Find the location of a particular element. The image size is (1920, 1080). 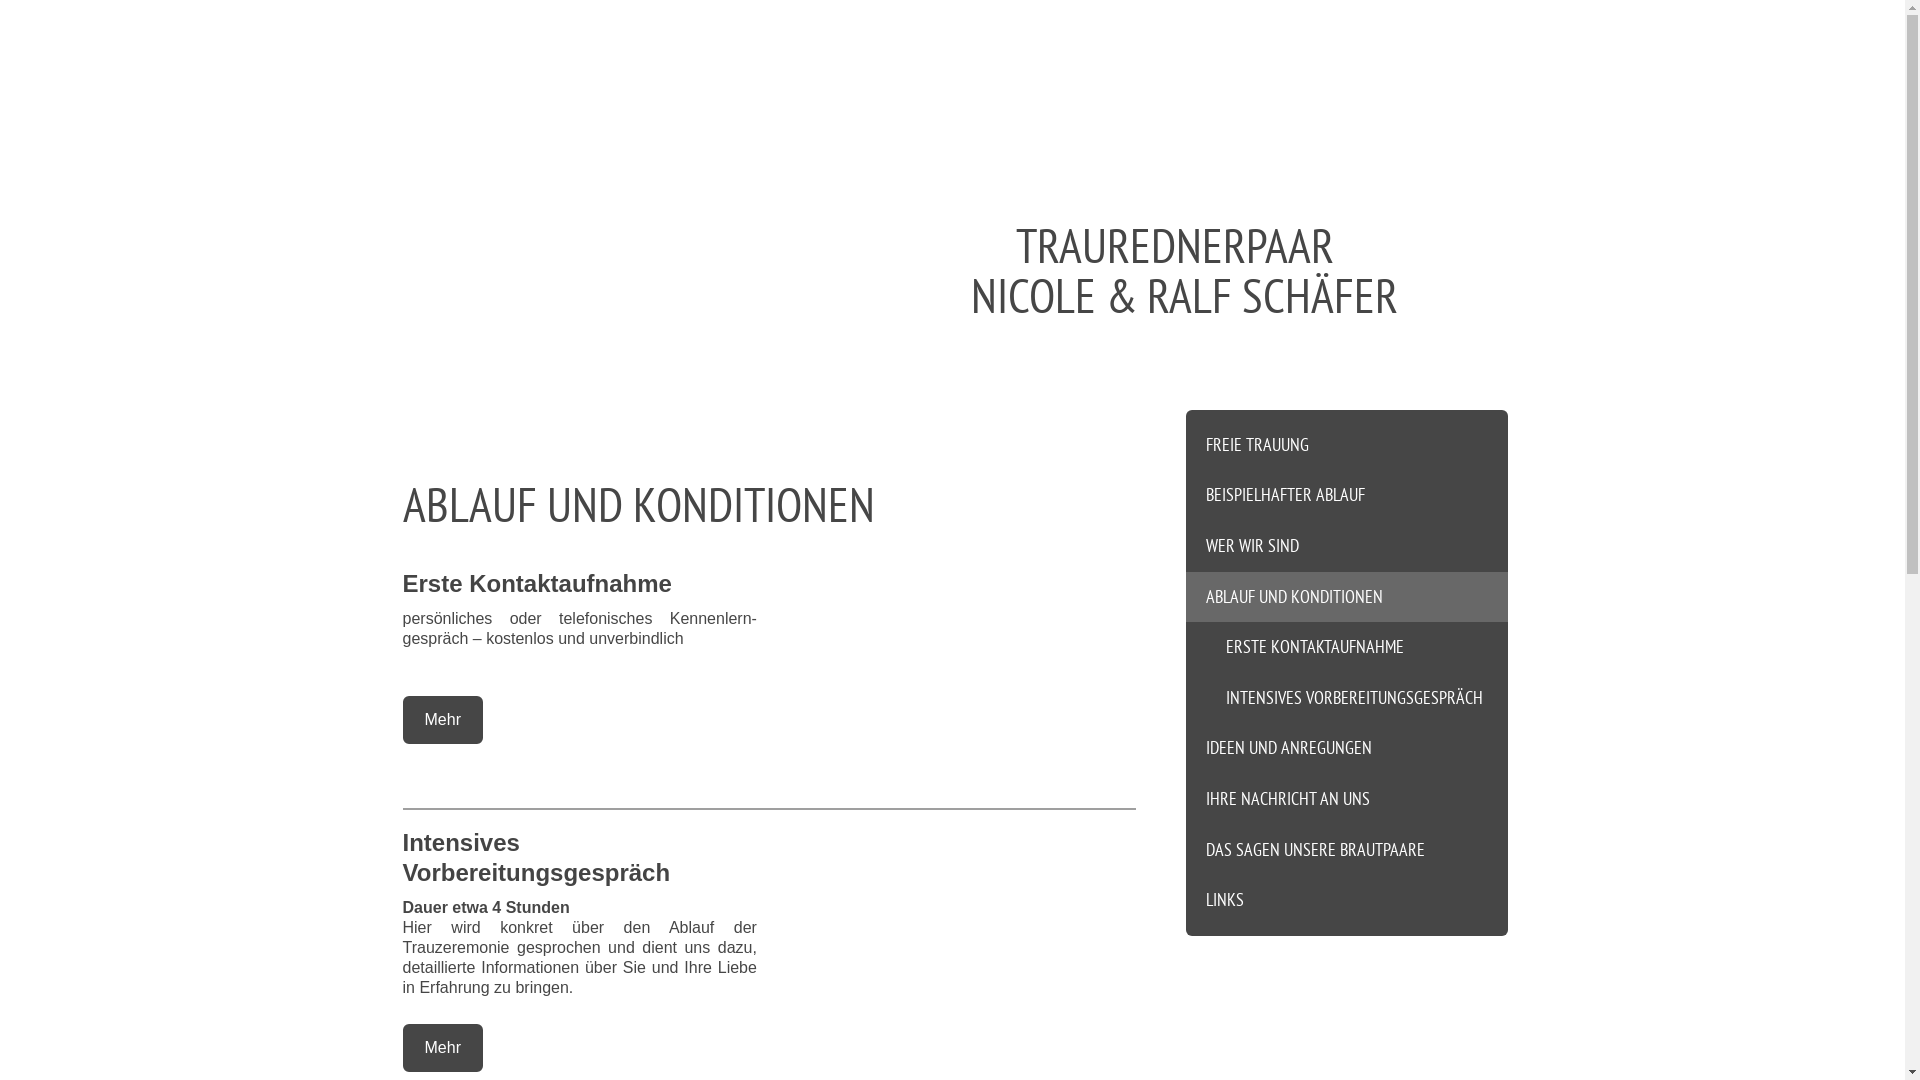

'ERSTE KONTAKTAUFNAHME' is located at coordinates (1347, 647).